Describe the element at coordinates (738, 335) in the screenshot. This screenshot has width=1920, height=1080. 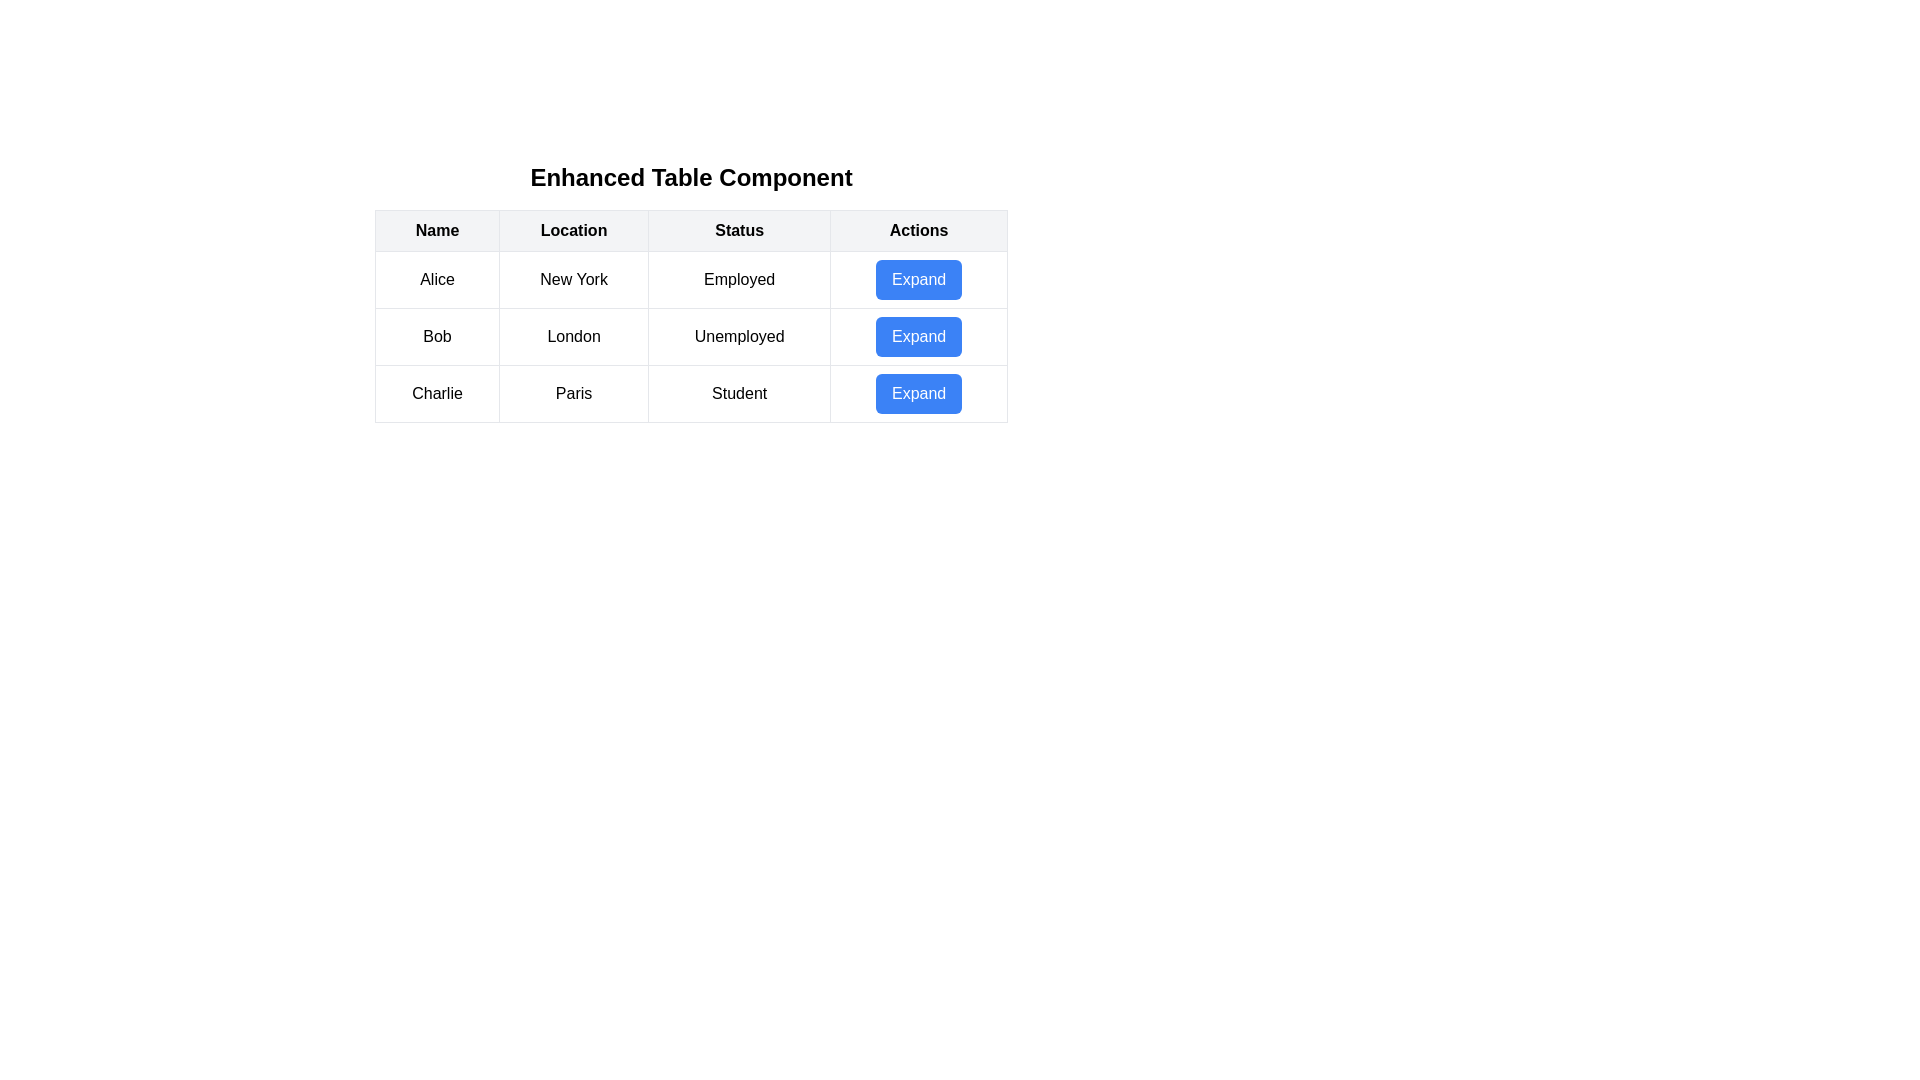
I see `the static text element displaying 'Unemployed' in the second row of the 'Status' column of the table` at that location.